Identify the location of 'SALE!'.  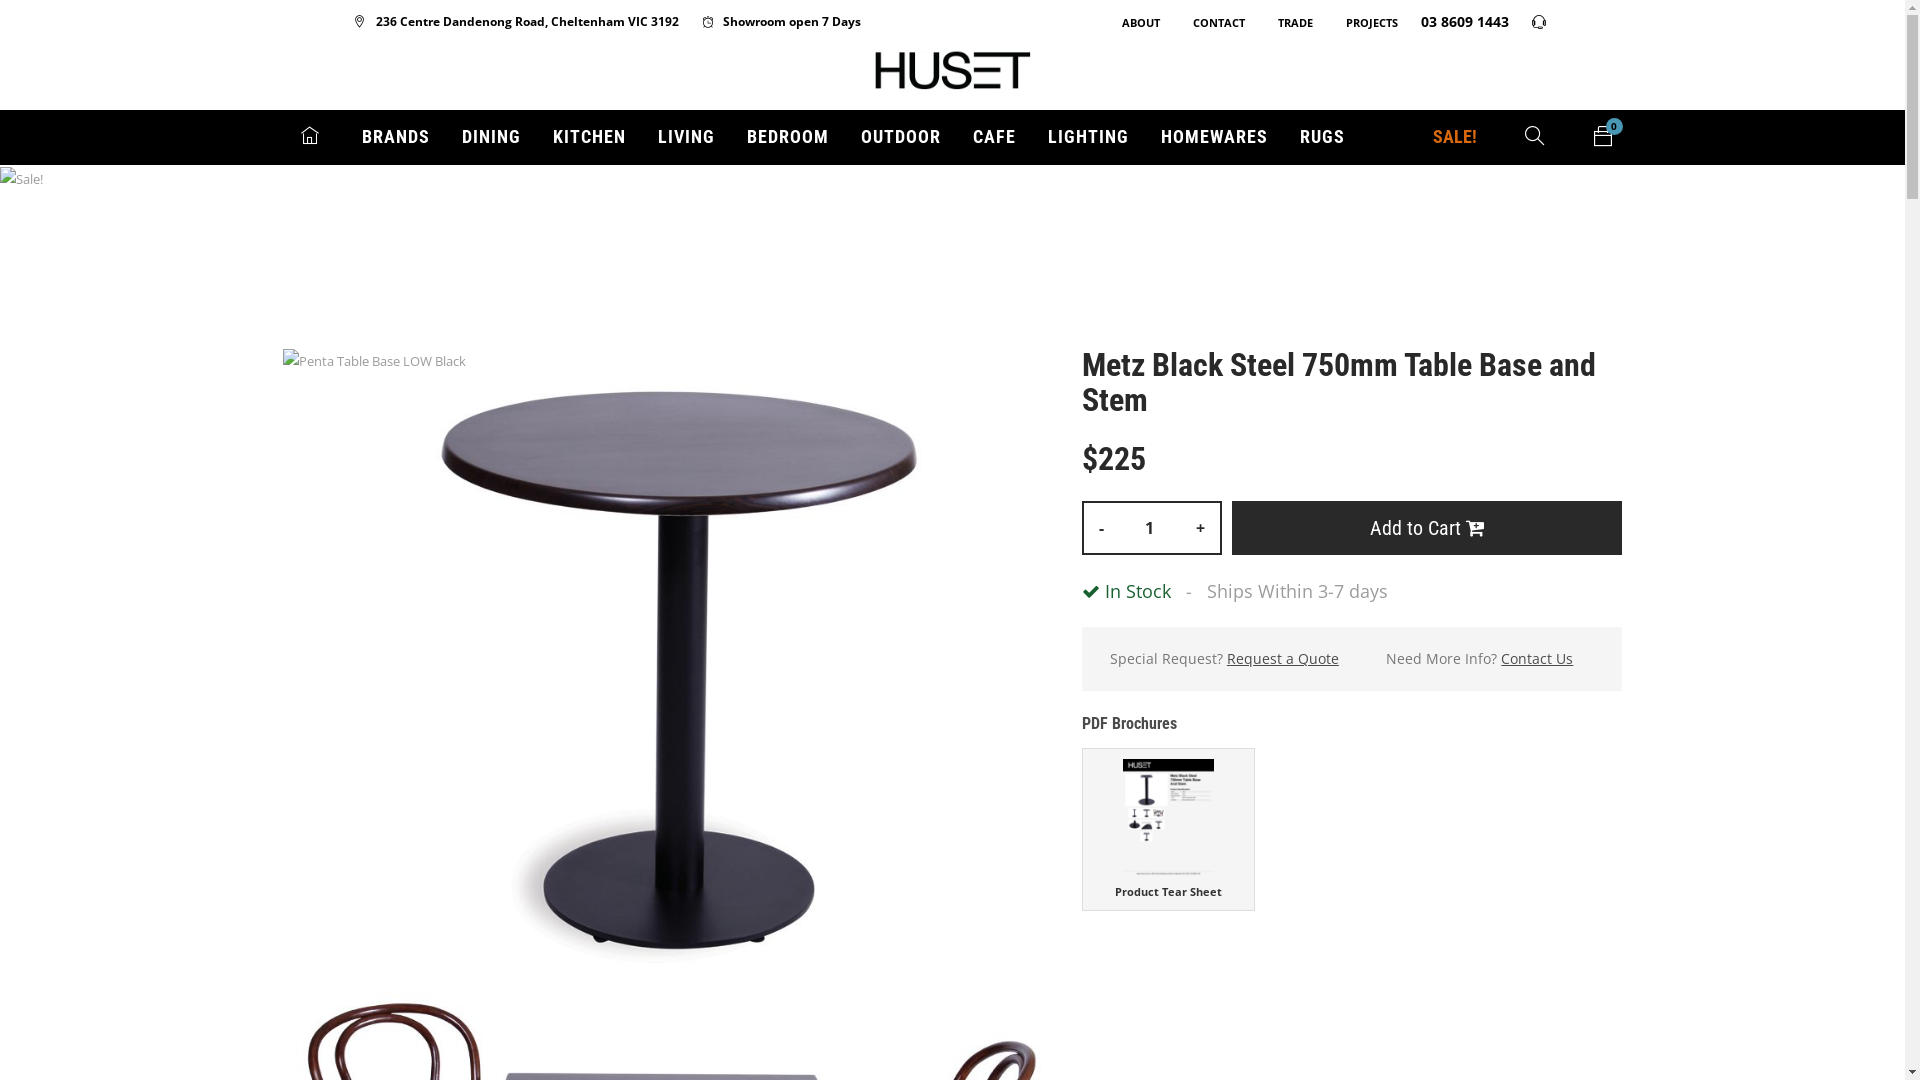
(1454, 136).